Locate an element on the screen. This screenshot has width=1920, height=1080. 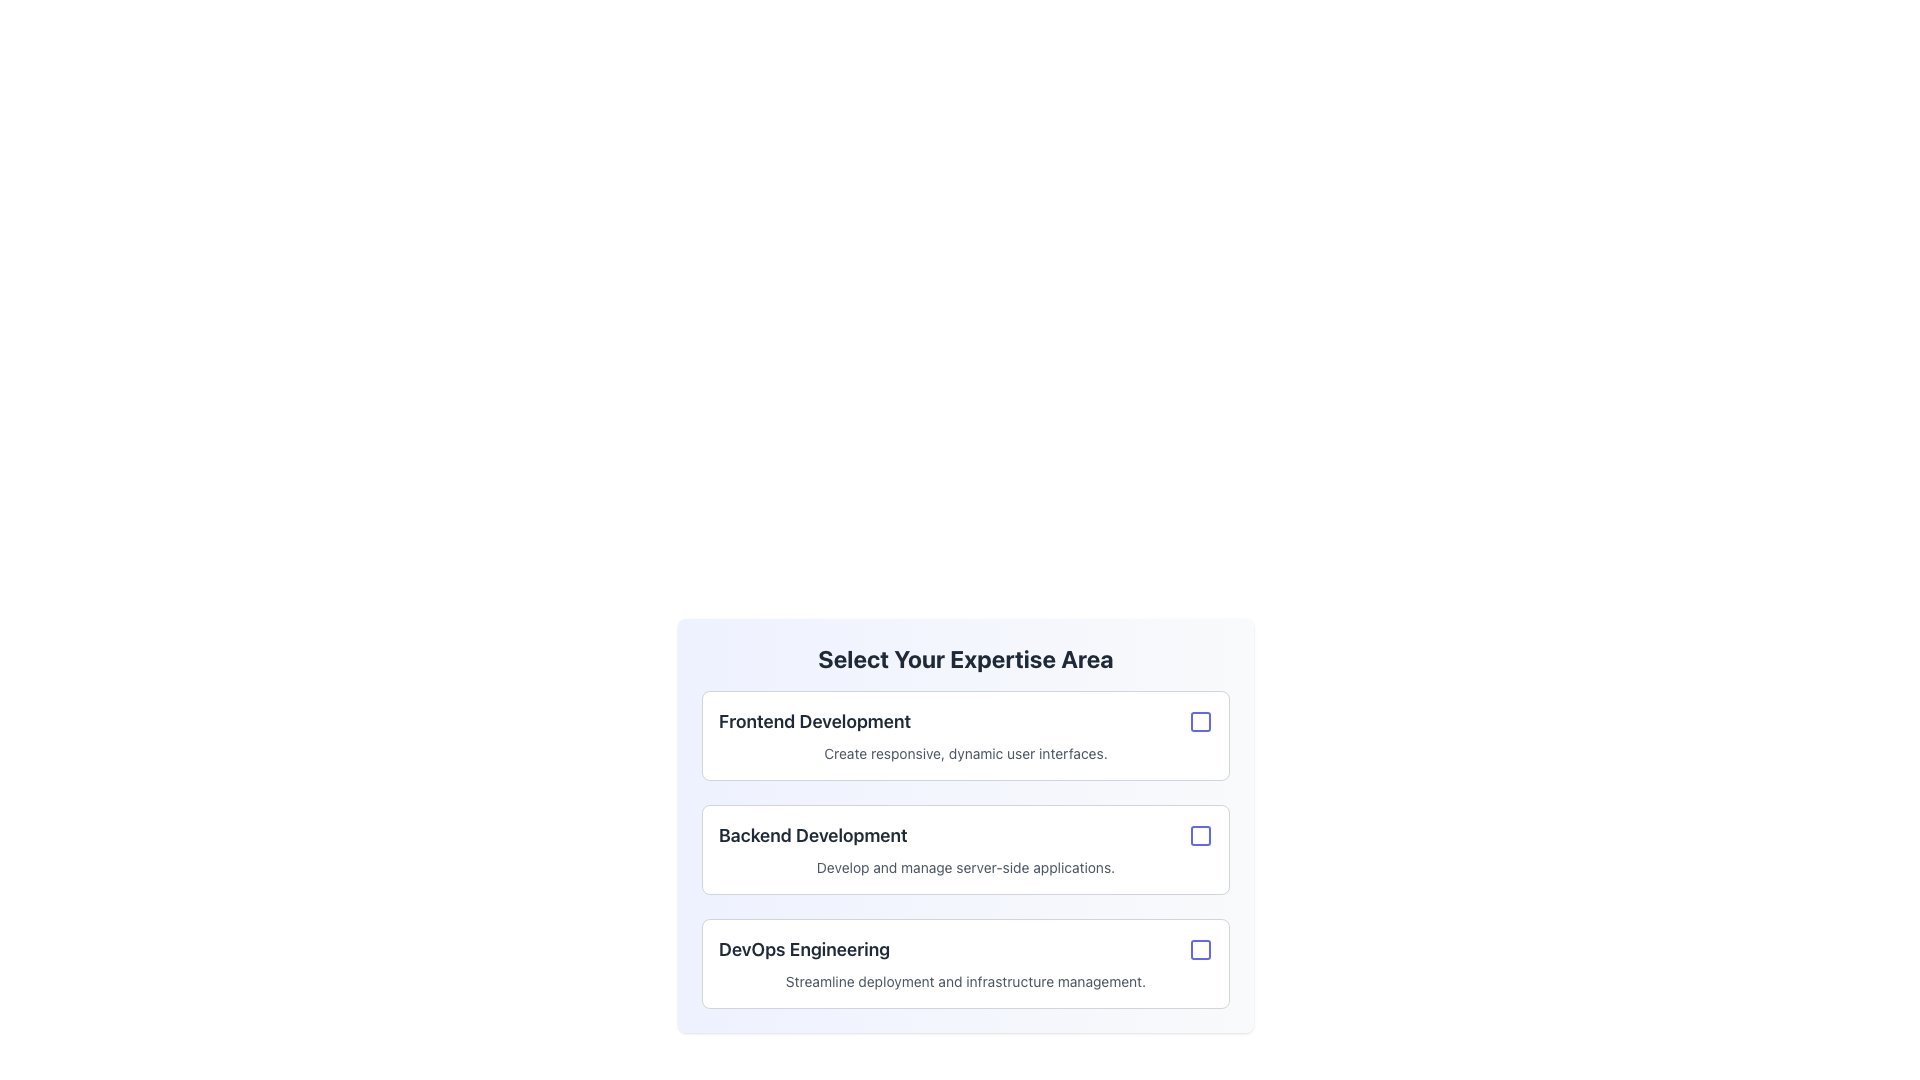
text element displaying 'Create responsive, dynamic user interfaces.' located beneath the 'Frontend Development' header in the first bordered card is located at coordinates (965, 753).